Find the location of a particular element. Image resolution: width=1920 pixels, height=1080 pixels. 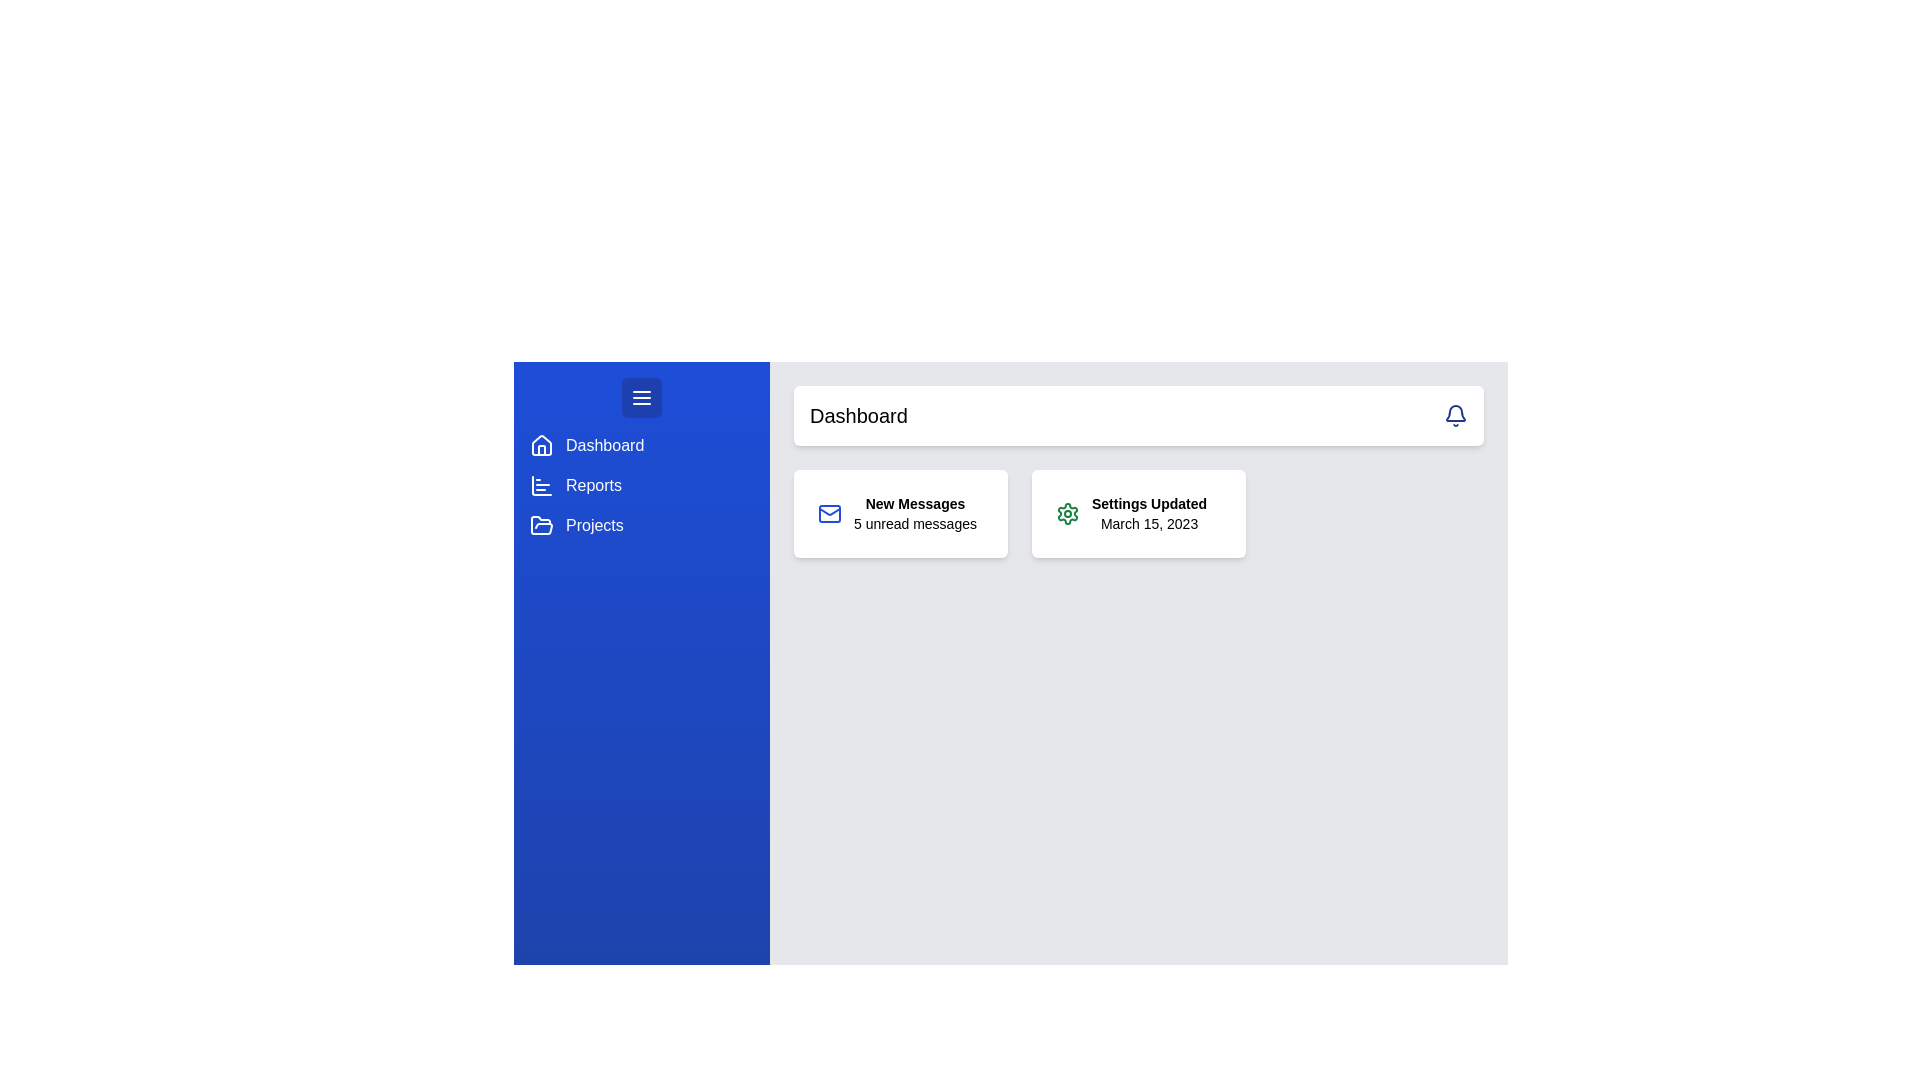

the informational card that displays 'Settings Updated' with a green gear icon, located in the right column of the grid is located at coordinates (1138, 512).